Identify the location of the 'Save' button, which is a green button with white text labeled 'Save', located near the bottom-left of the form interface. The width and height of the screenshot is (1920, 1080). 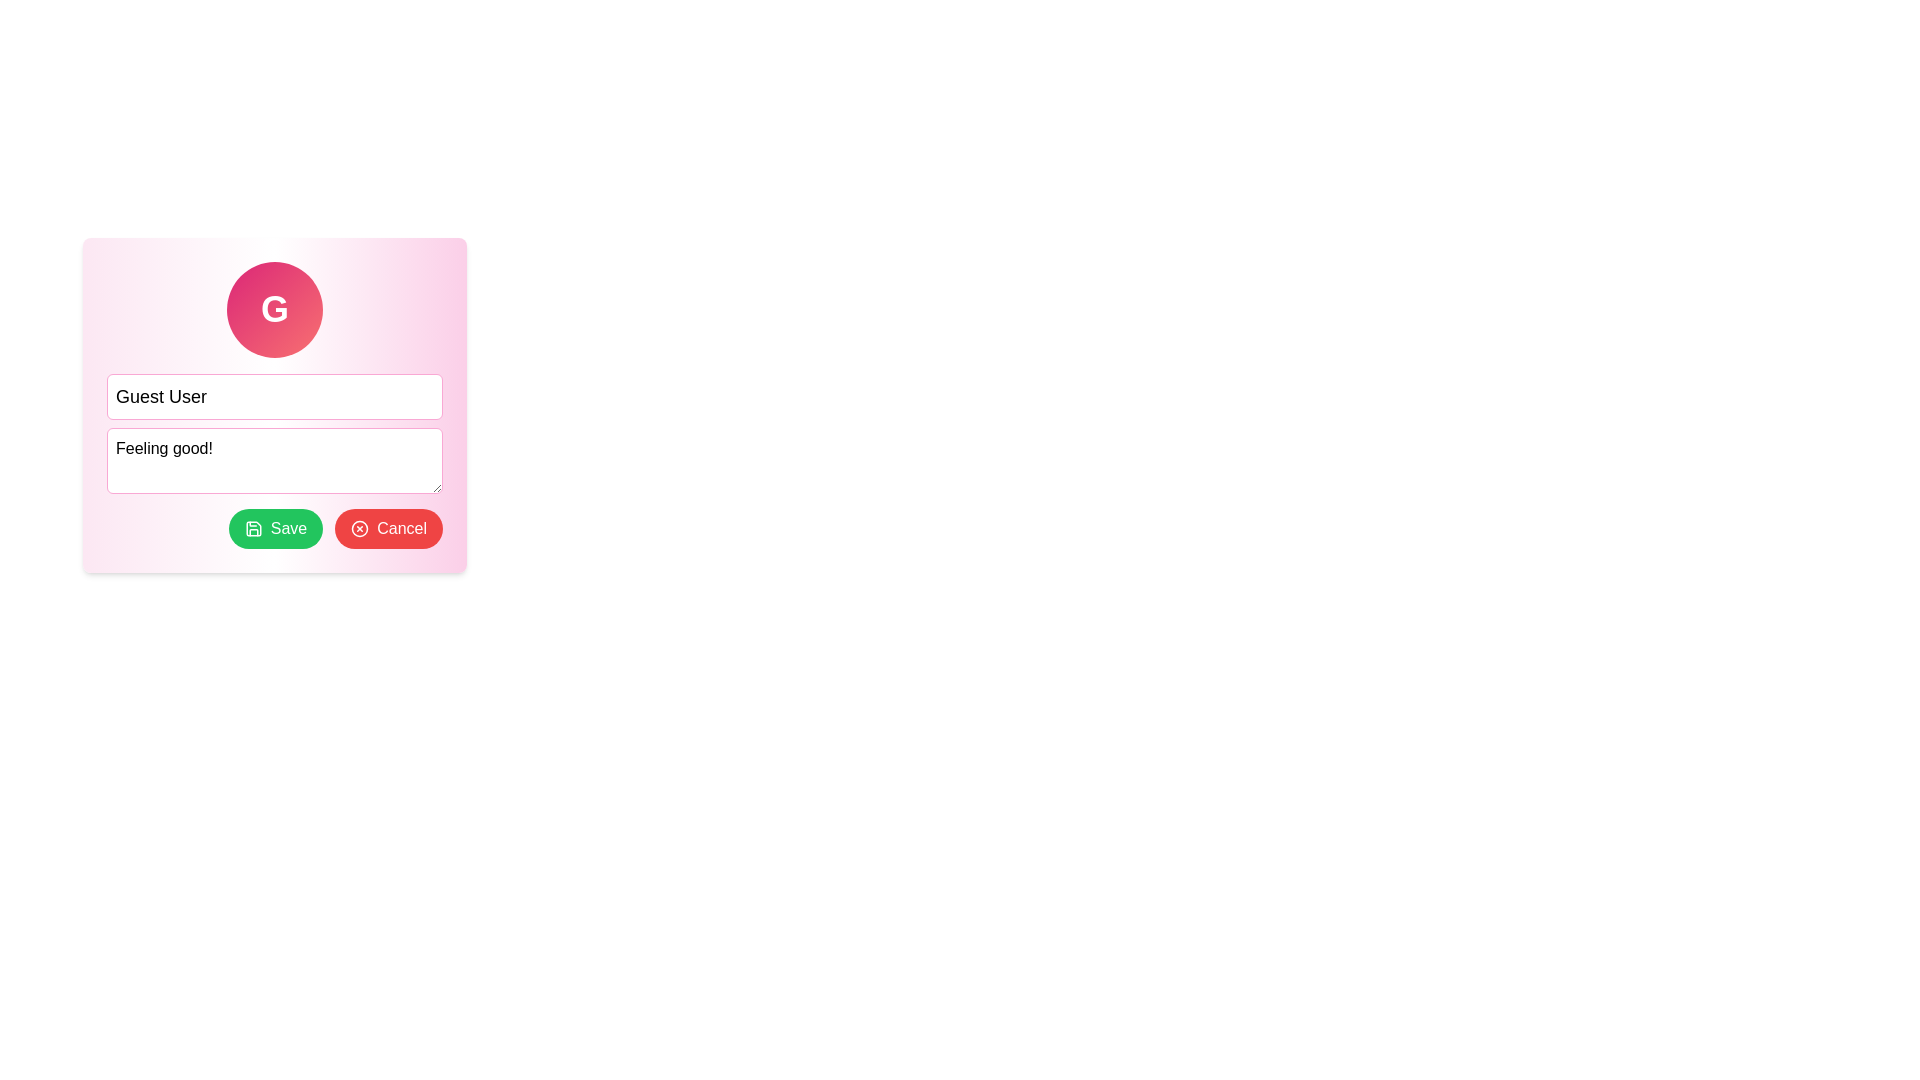
(287, 527).